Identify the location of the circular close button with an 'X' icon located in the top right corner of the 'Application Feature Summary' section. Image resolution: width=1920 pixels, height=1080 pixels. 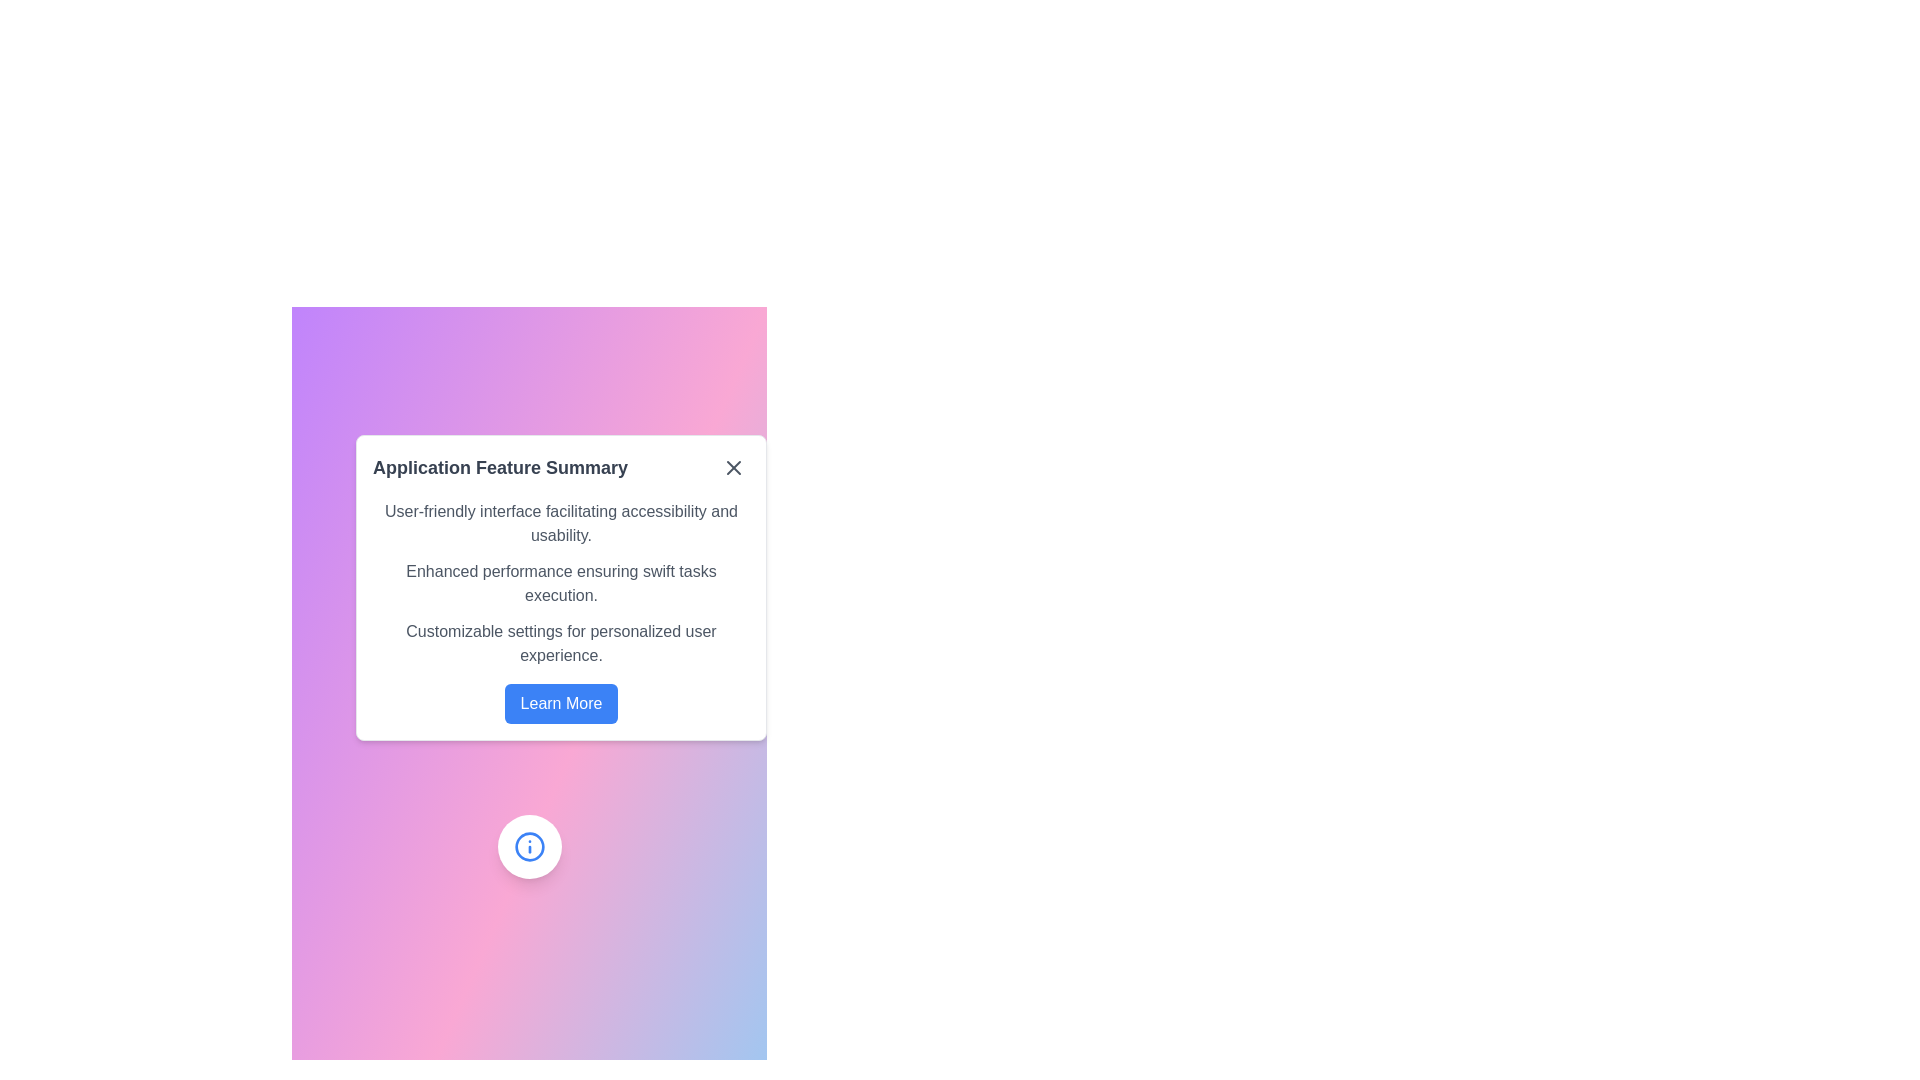
(733, 467).